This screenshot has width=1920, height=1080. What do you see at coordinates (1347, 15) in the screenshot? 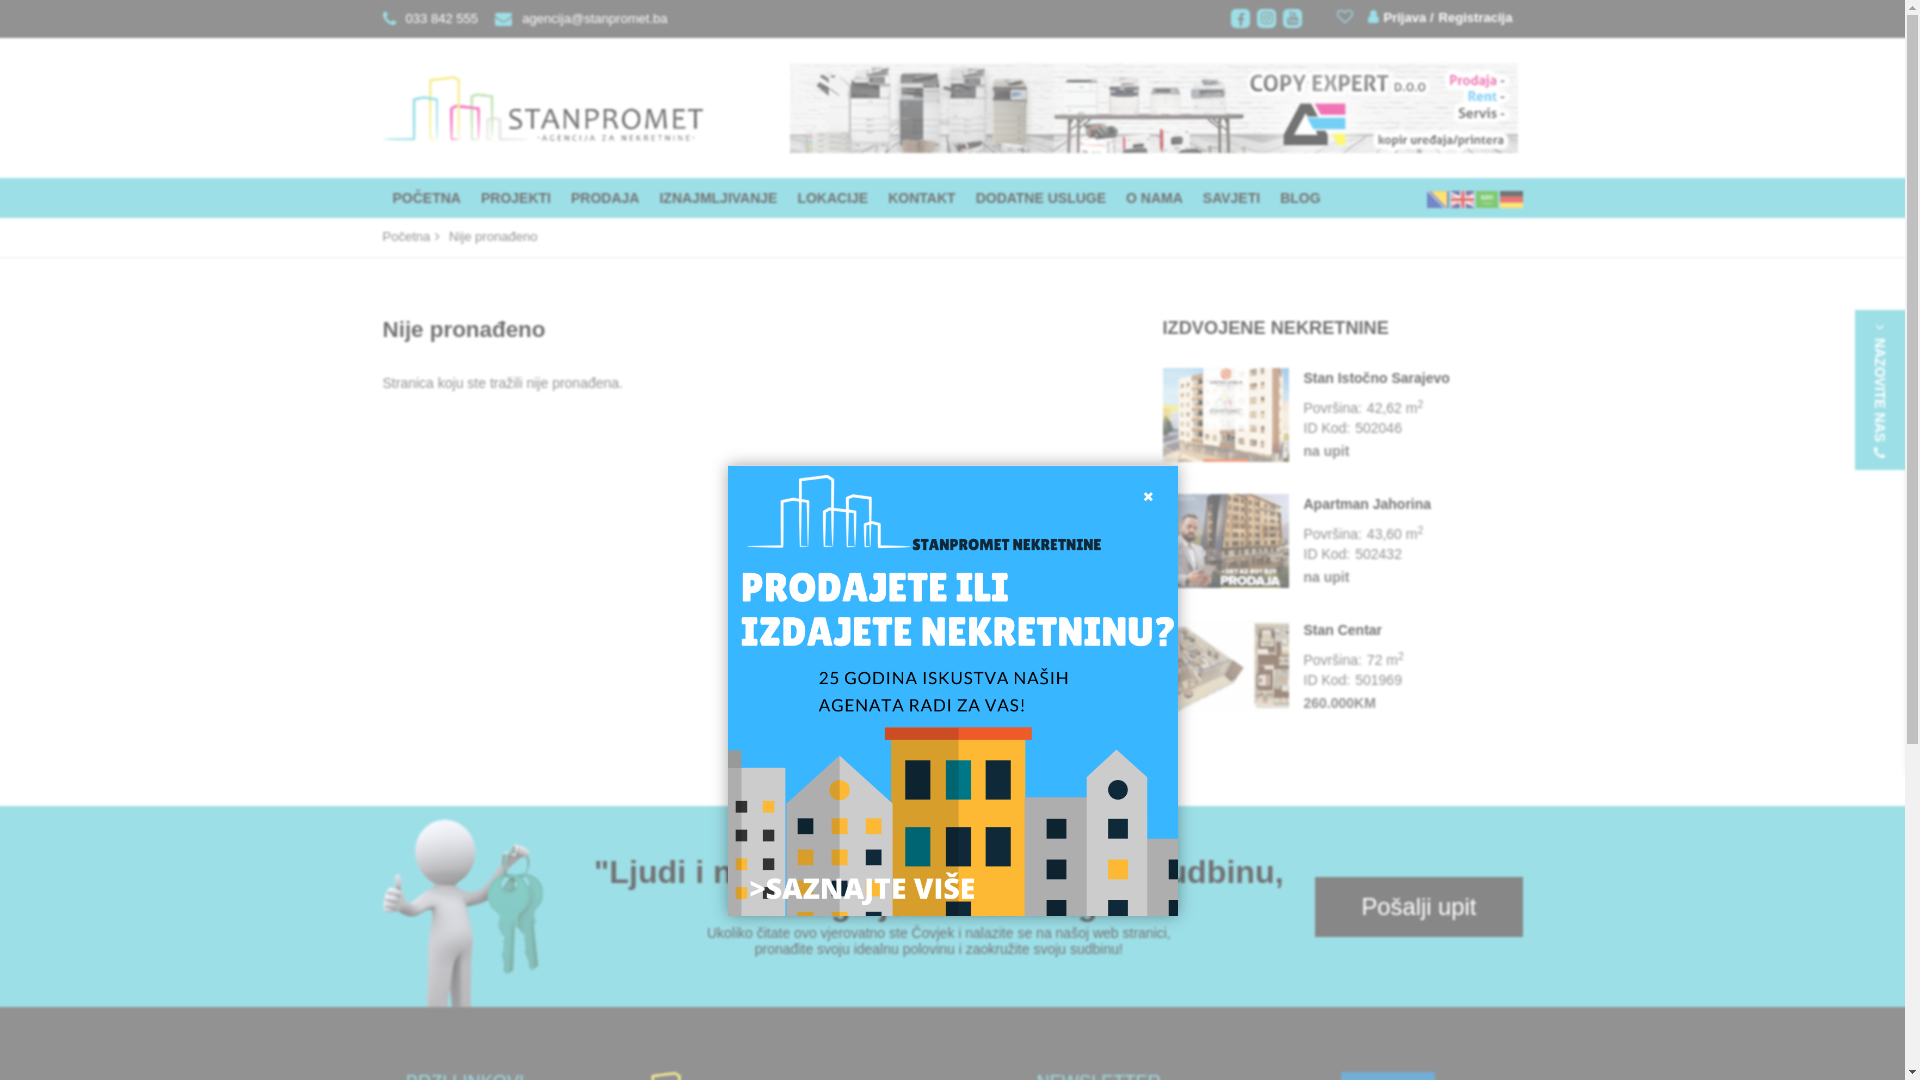
I see `'My favorites'` at bounding box center [1347, 15].